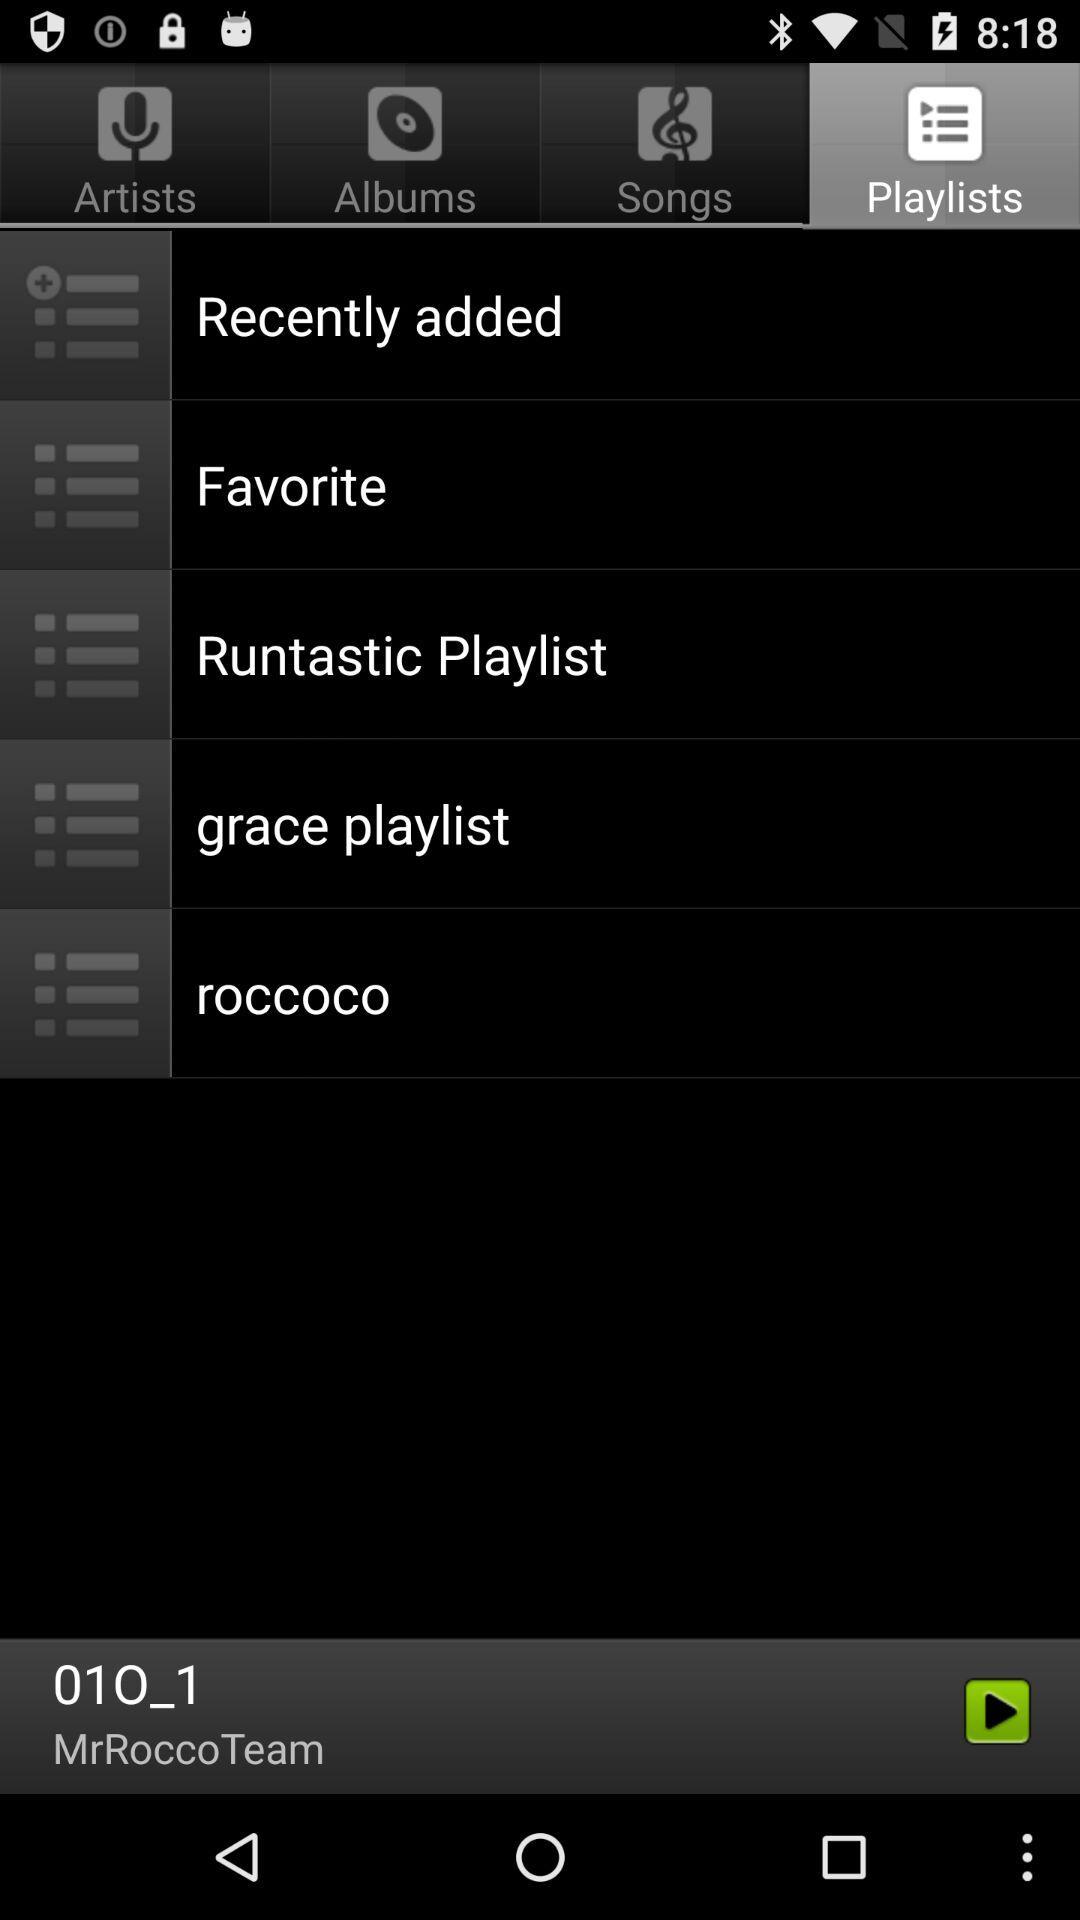 The height and width of the screenshot is (1920, 1080). Describe the element at coordinates (137, 146) in the screenshot. I see `the item to the left of songs` at that location.